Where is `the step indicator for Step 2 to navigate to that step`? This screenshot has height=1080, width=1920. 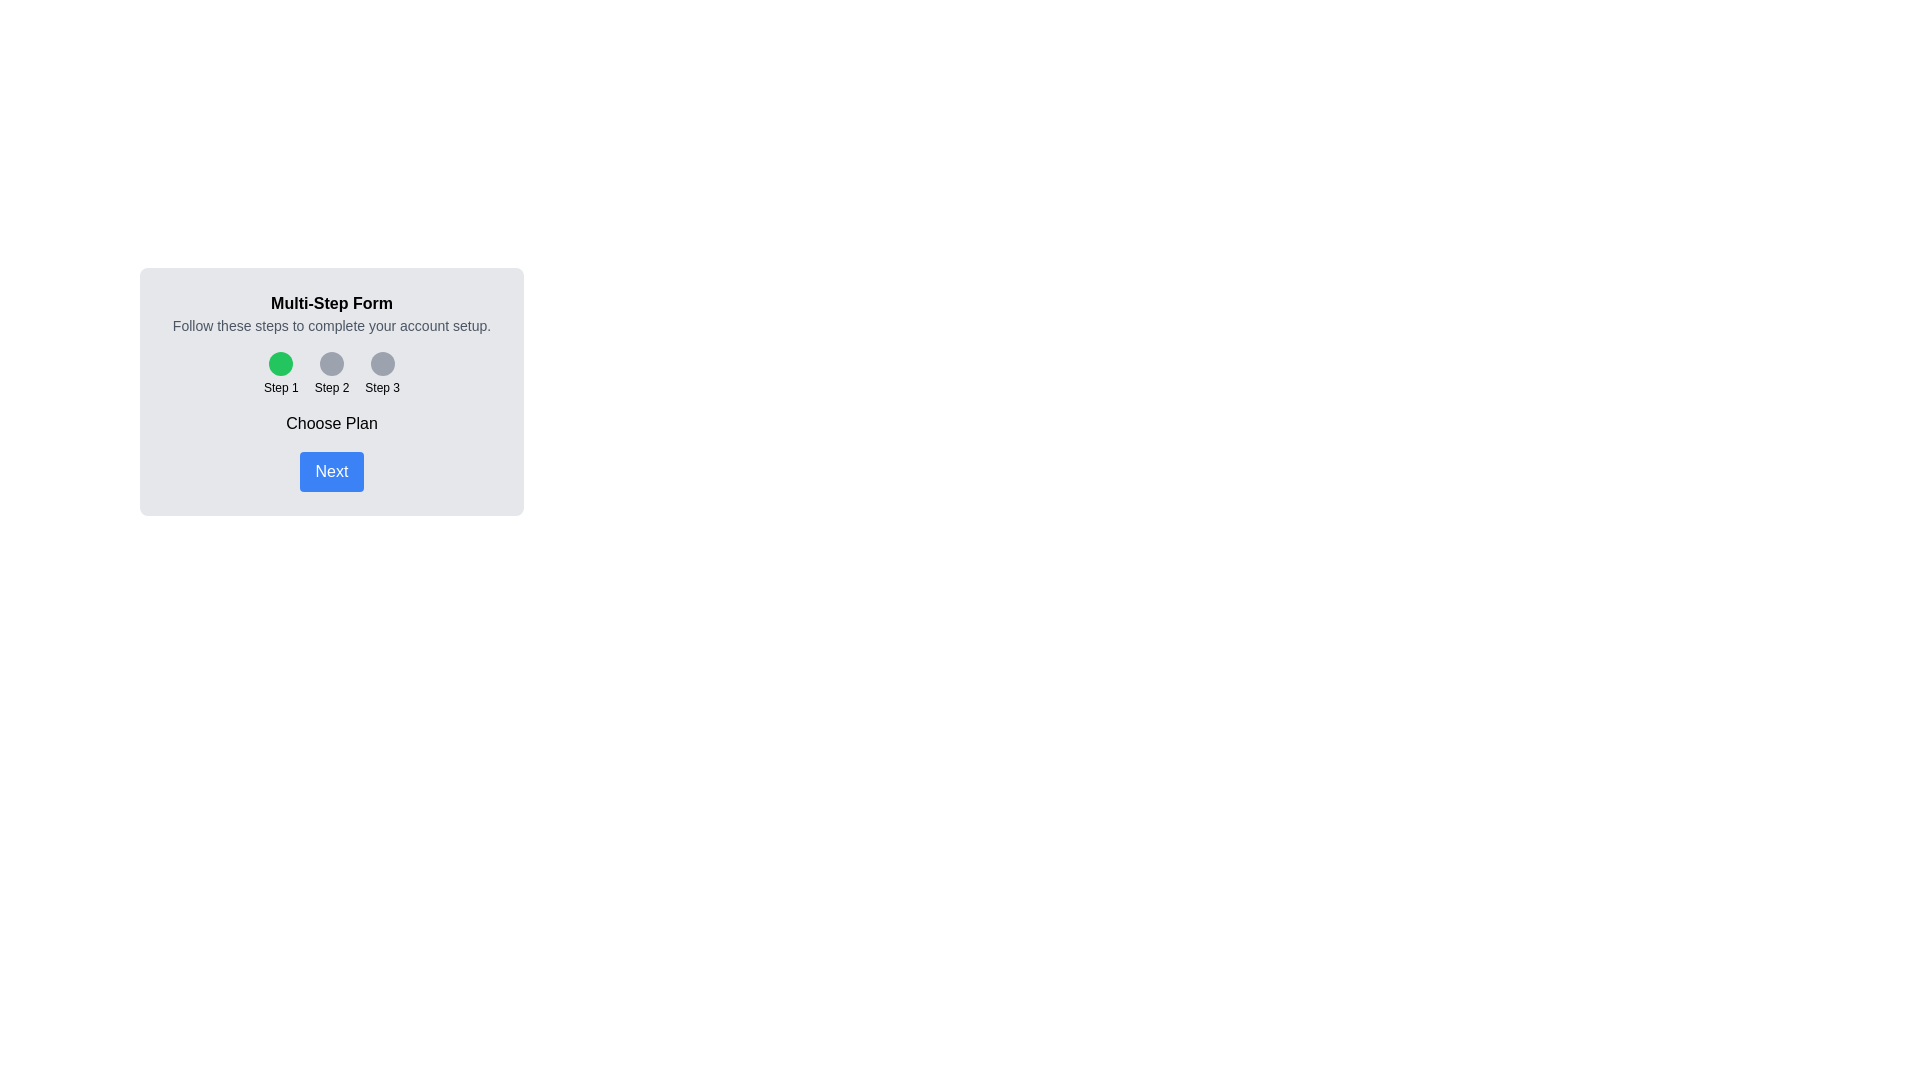 the step indicator for Step 2 to navigate to that step is located at coordinates (331, 374).